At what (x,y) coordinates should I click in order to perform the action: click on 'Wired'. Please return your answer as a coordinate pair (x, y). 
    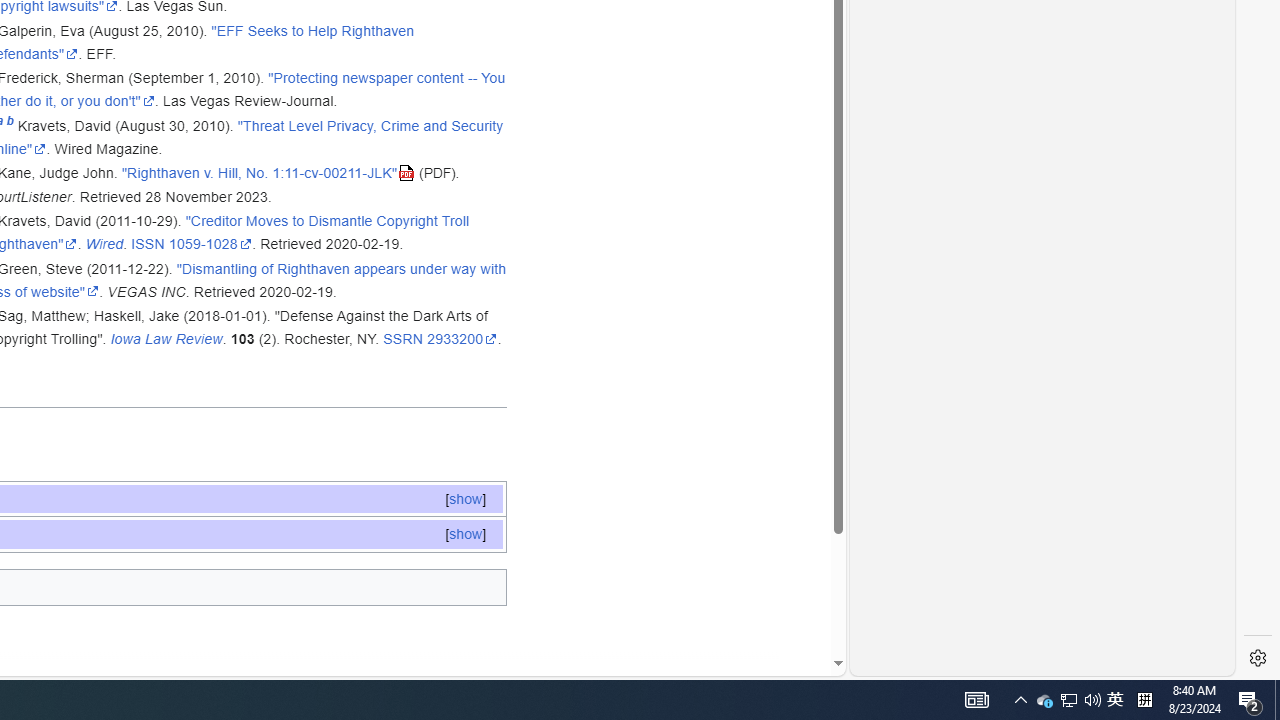
    Looking at the image, I should click on (103, 243).